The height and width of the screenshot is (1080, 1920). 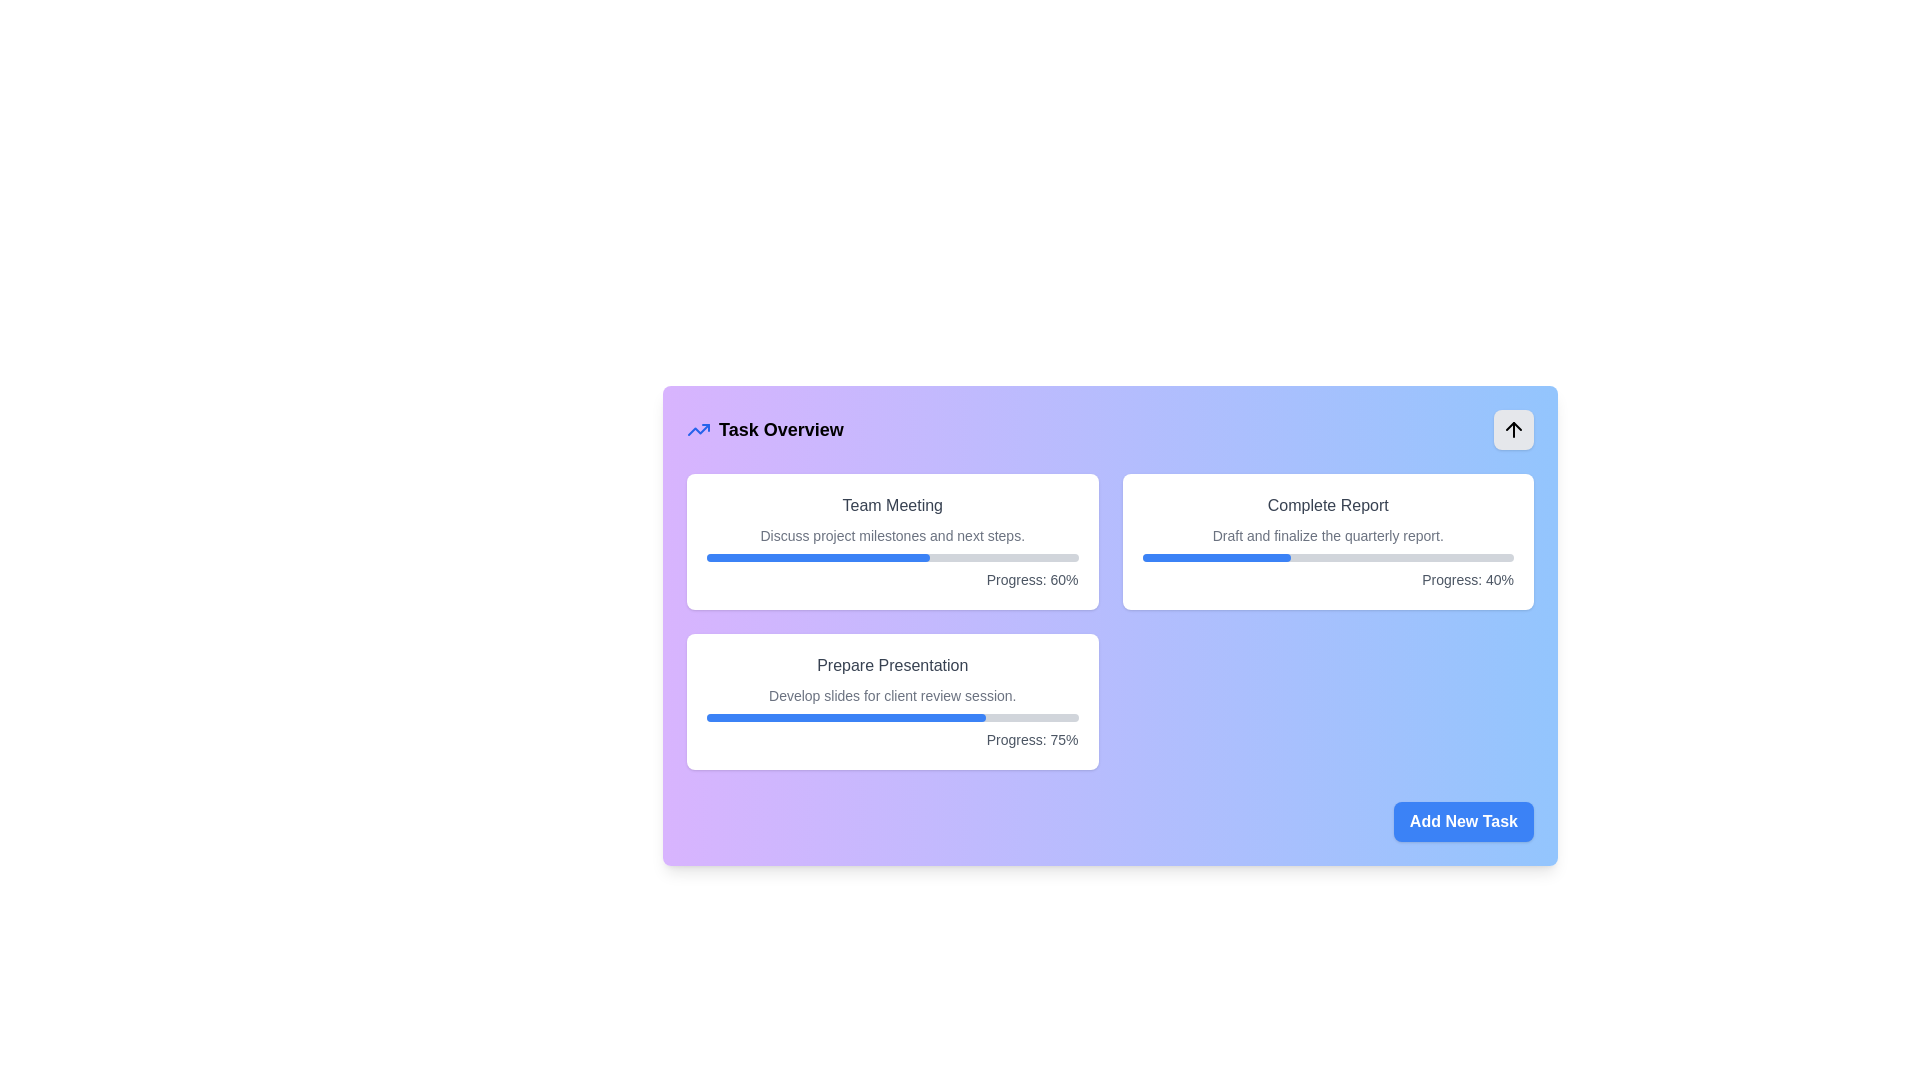 What do you see at coordinates (1215, 558) in the screenshot?
I see `the progress indicator that visually represents 40% completion within the 'Complete Report' task component, located in the top-right quadrant of the interface` at bounding box center [1215, 558].